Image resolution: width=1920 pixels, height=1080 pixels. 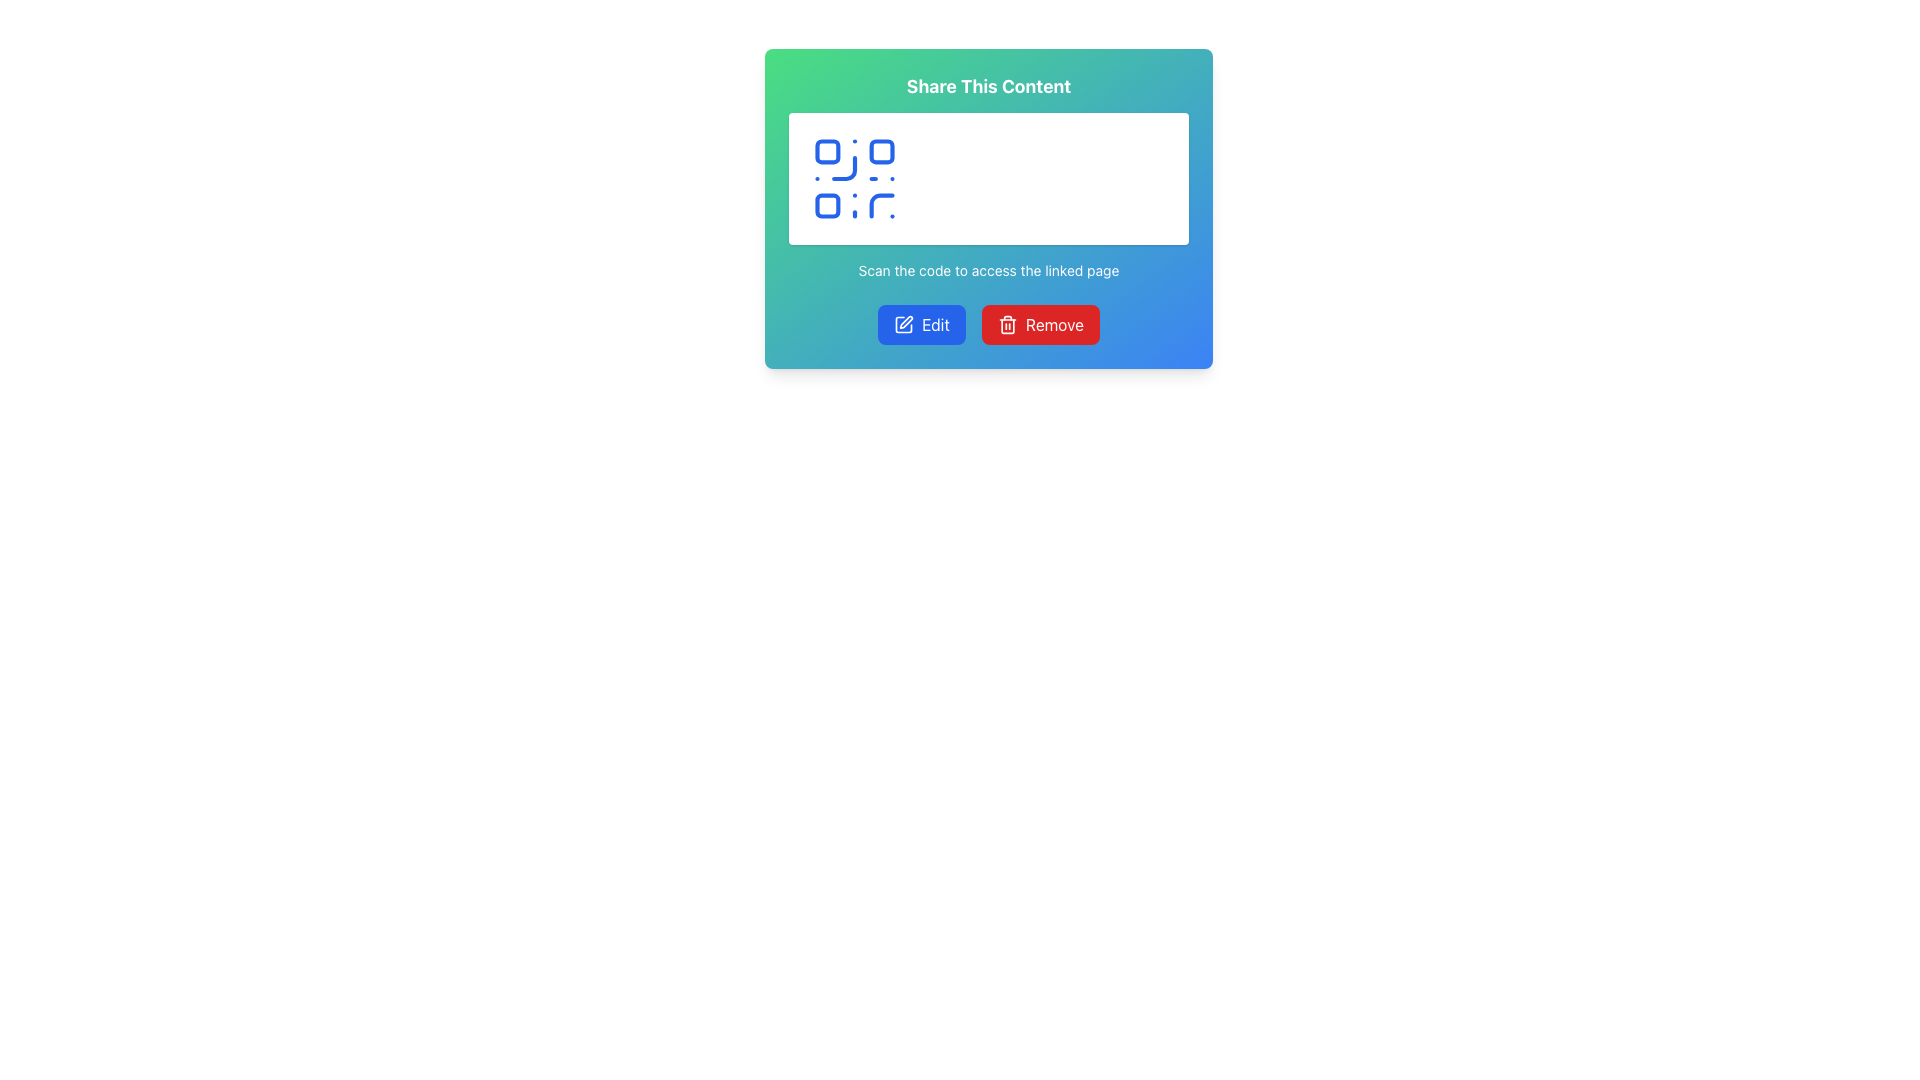 I want to click on the QR code icon located in the upper-left corner of the central modal card to interact with it, so click(x=854, y=177).